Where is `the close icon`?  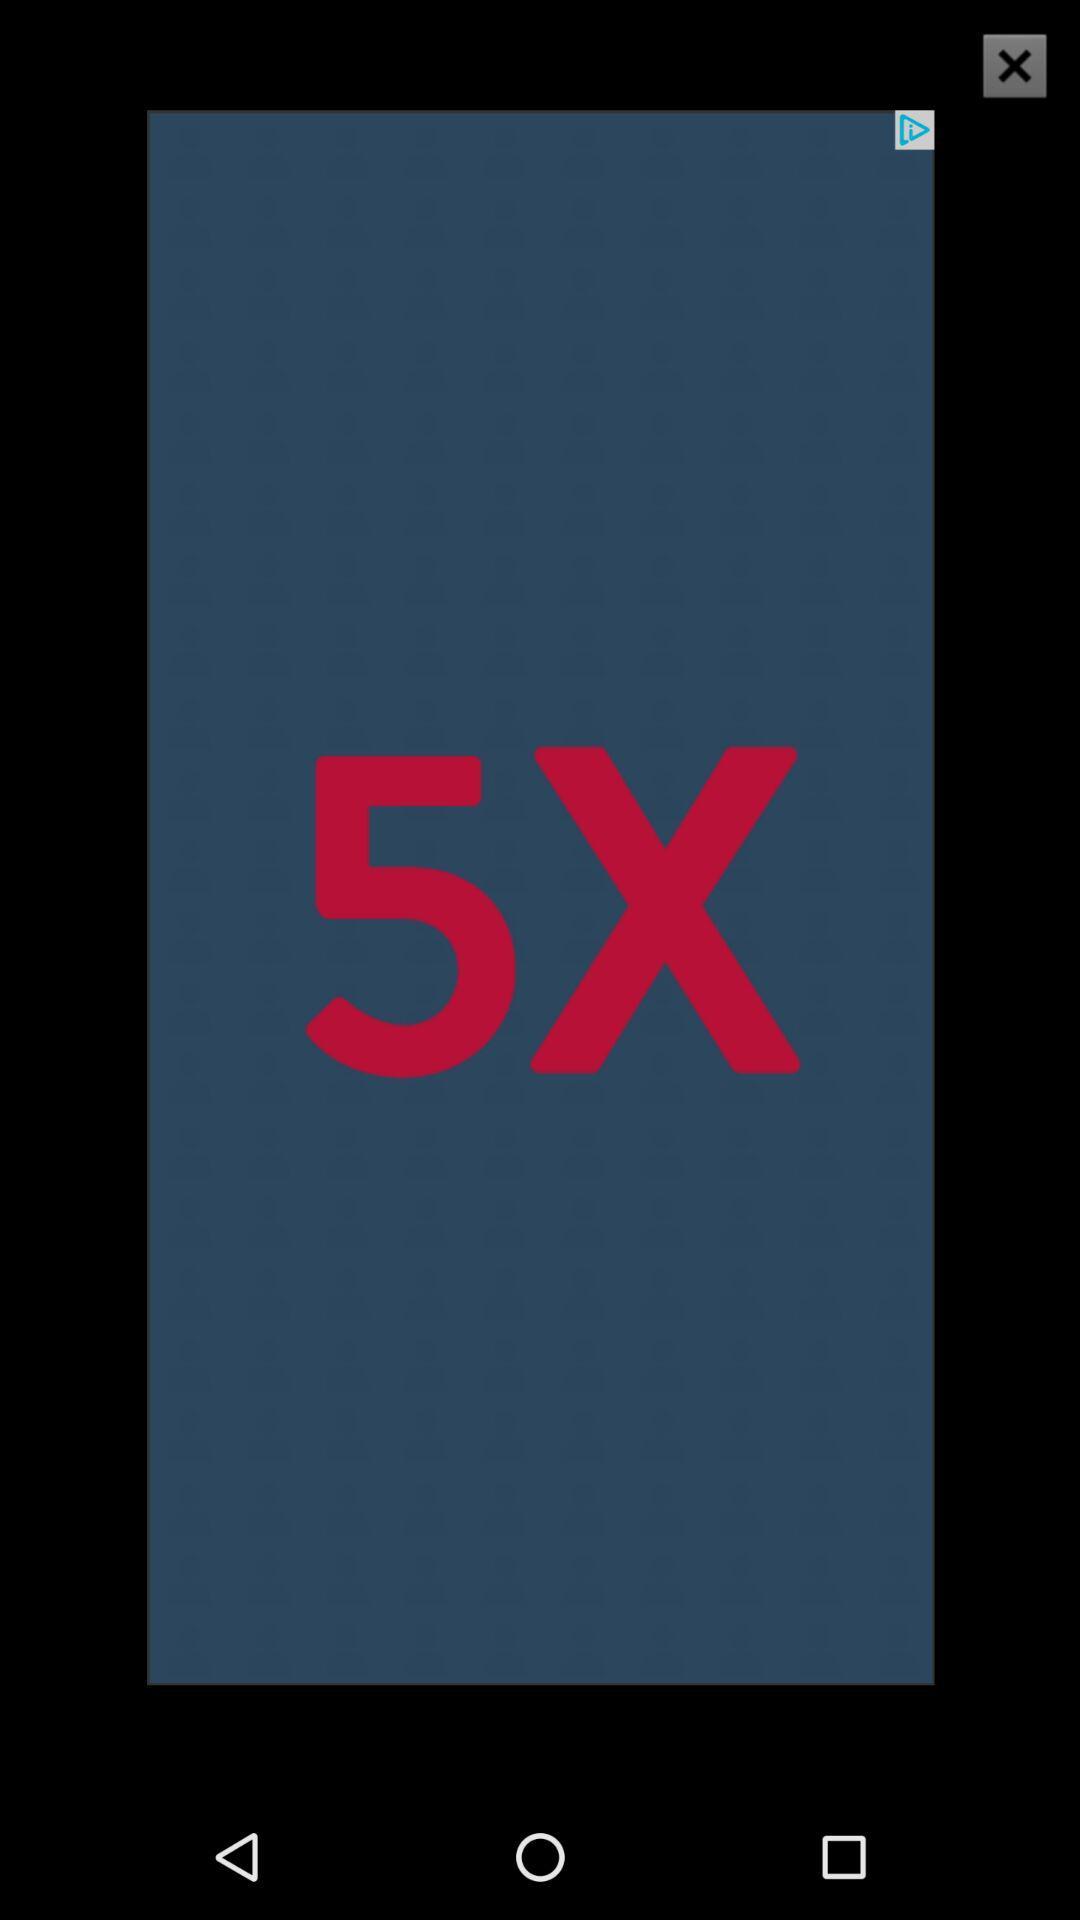 the close icon is located at coordinates (1014, 70).